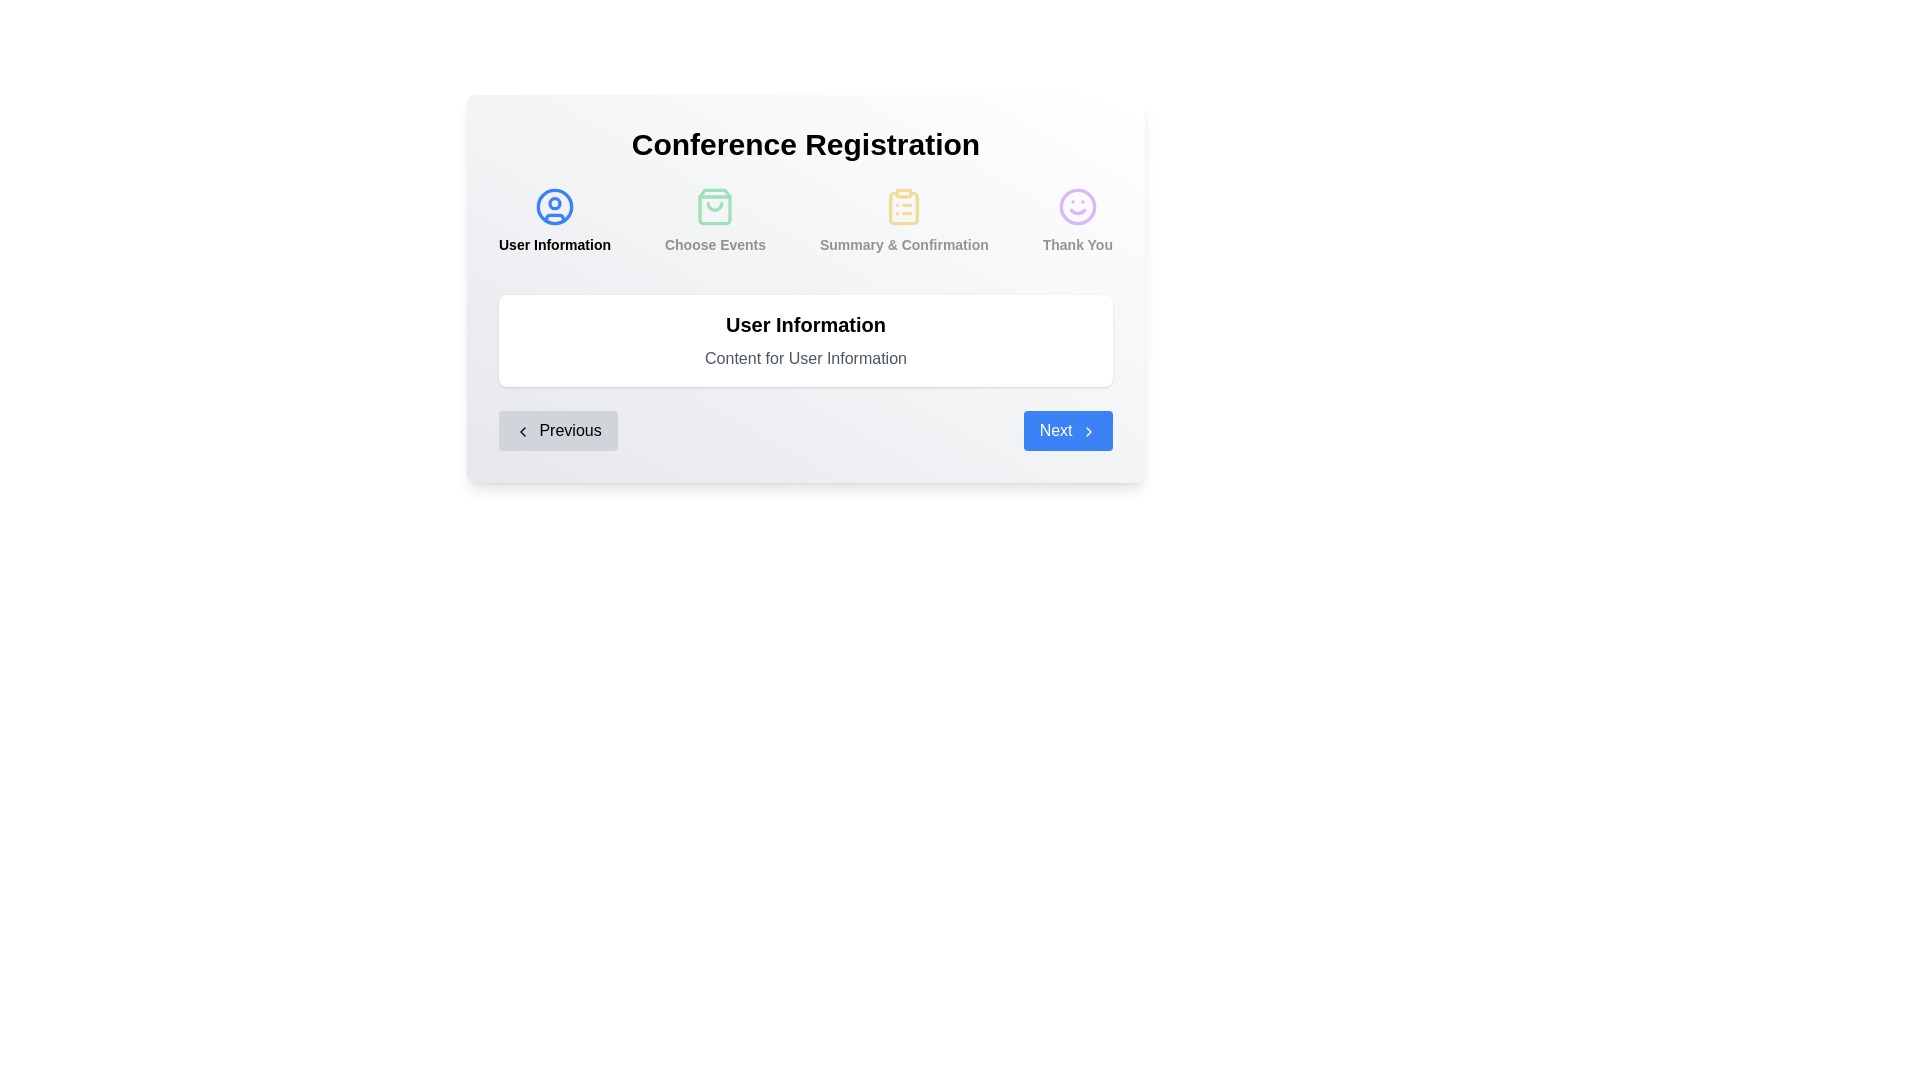 This screenshot has width=1920, height=1080. What do you see at coordinates (715, 220) in the screenshot?
I see `the Navigation step indicator, which features a green shopping bag icon above the text 'Choose Events'` at bounding box center [715, 220].